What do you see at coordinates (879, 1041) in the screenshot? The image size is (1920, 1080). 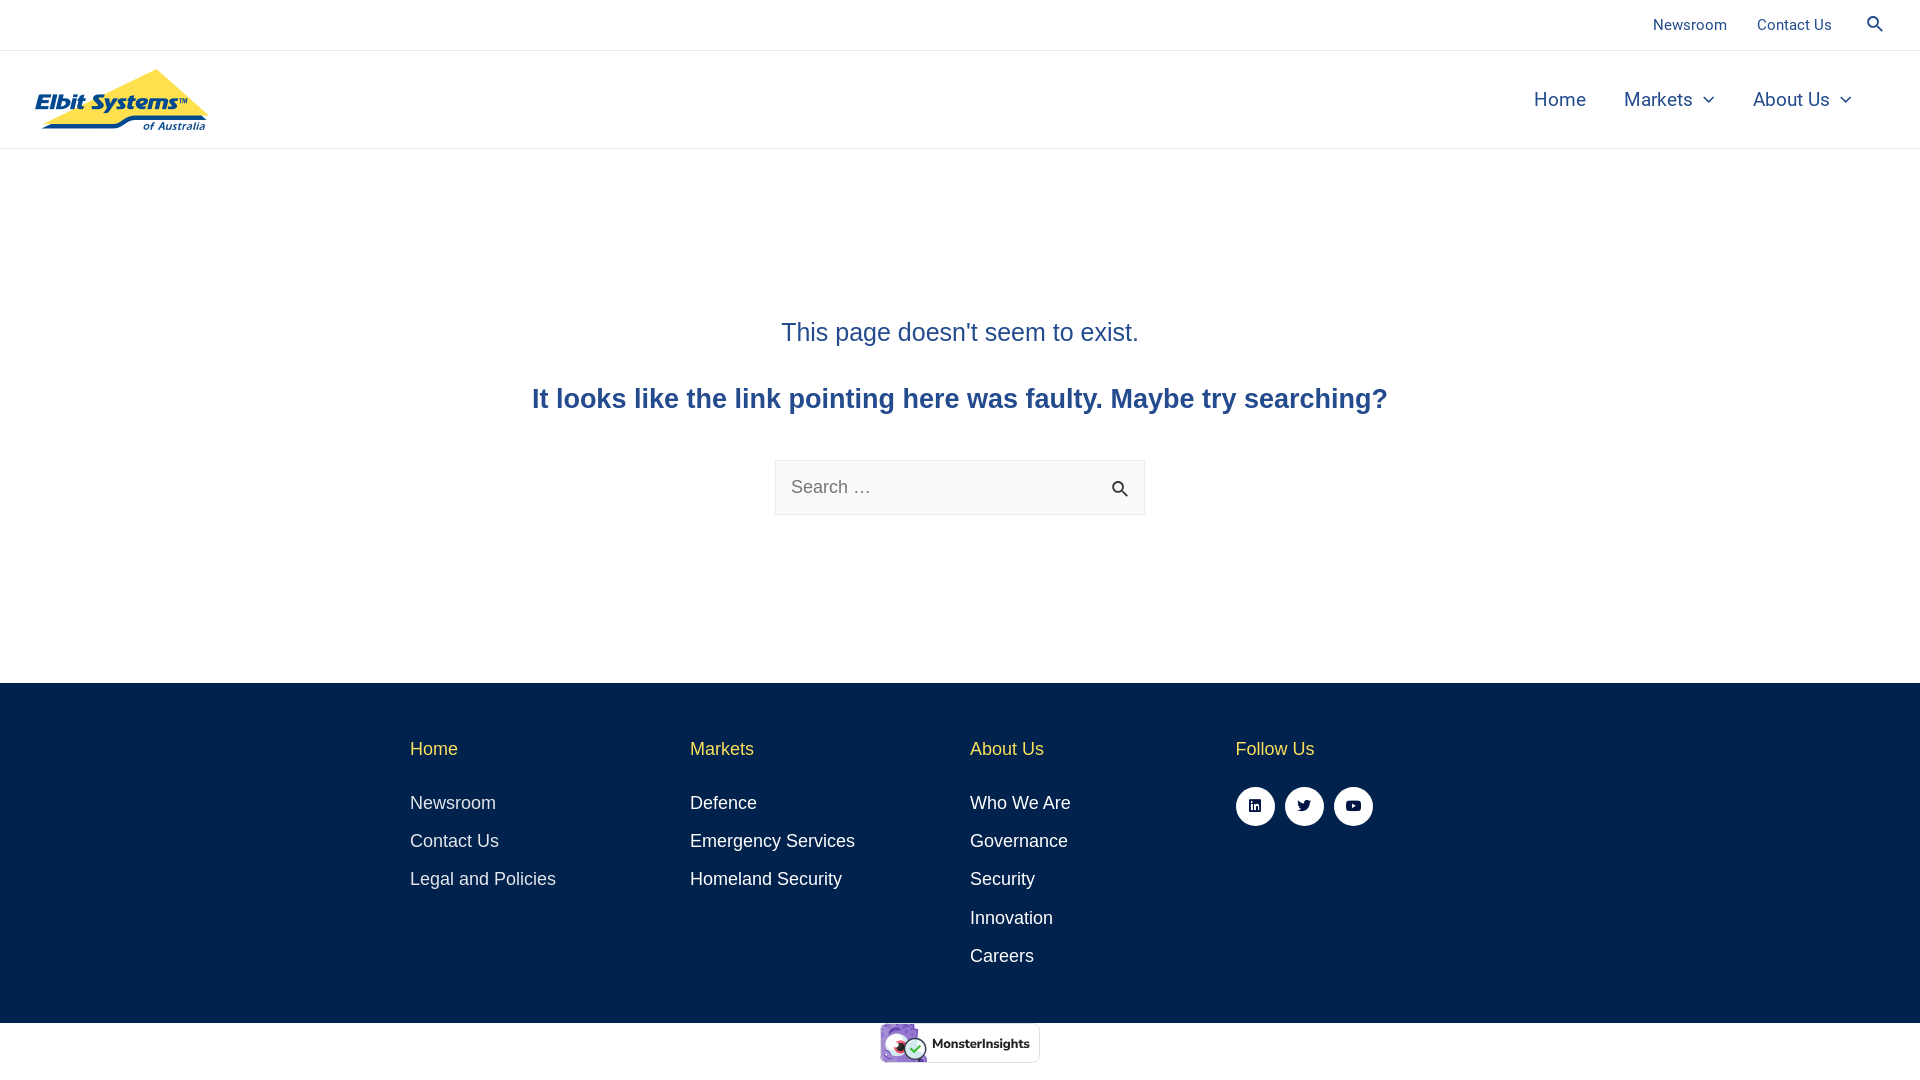 I see `'Verified by MonsterInsights'` at bounding box center [879, 1041].